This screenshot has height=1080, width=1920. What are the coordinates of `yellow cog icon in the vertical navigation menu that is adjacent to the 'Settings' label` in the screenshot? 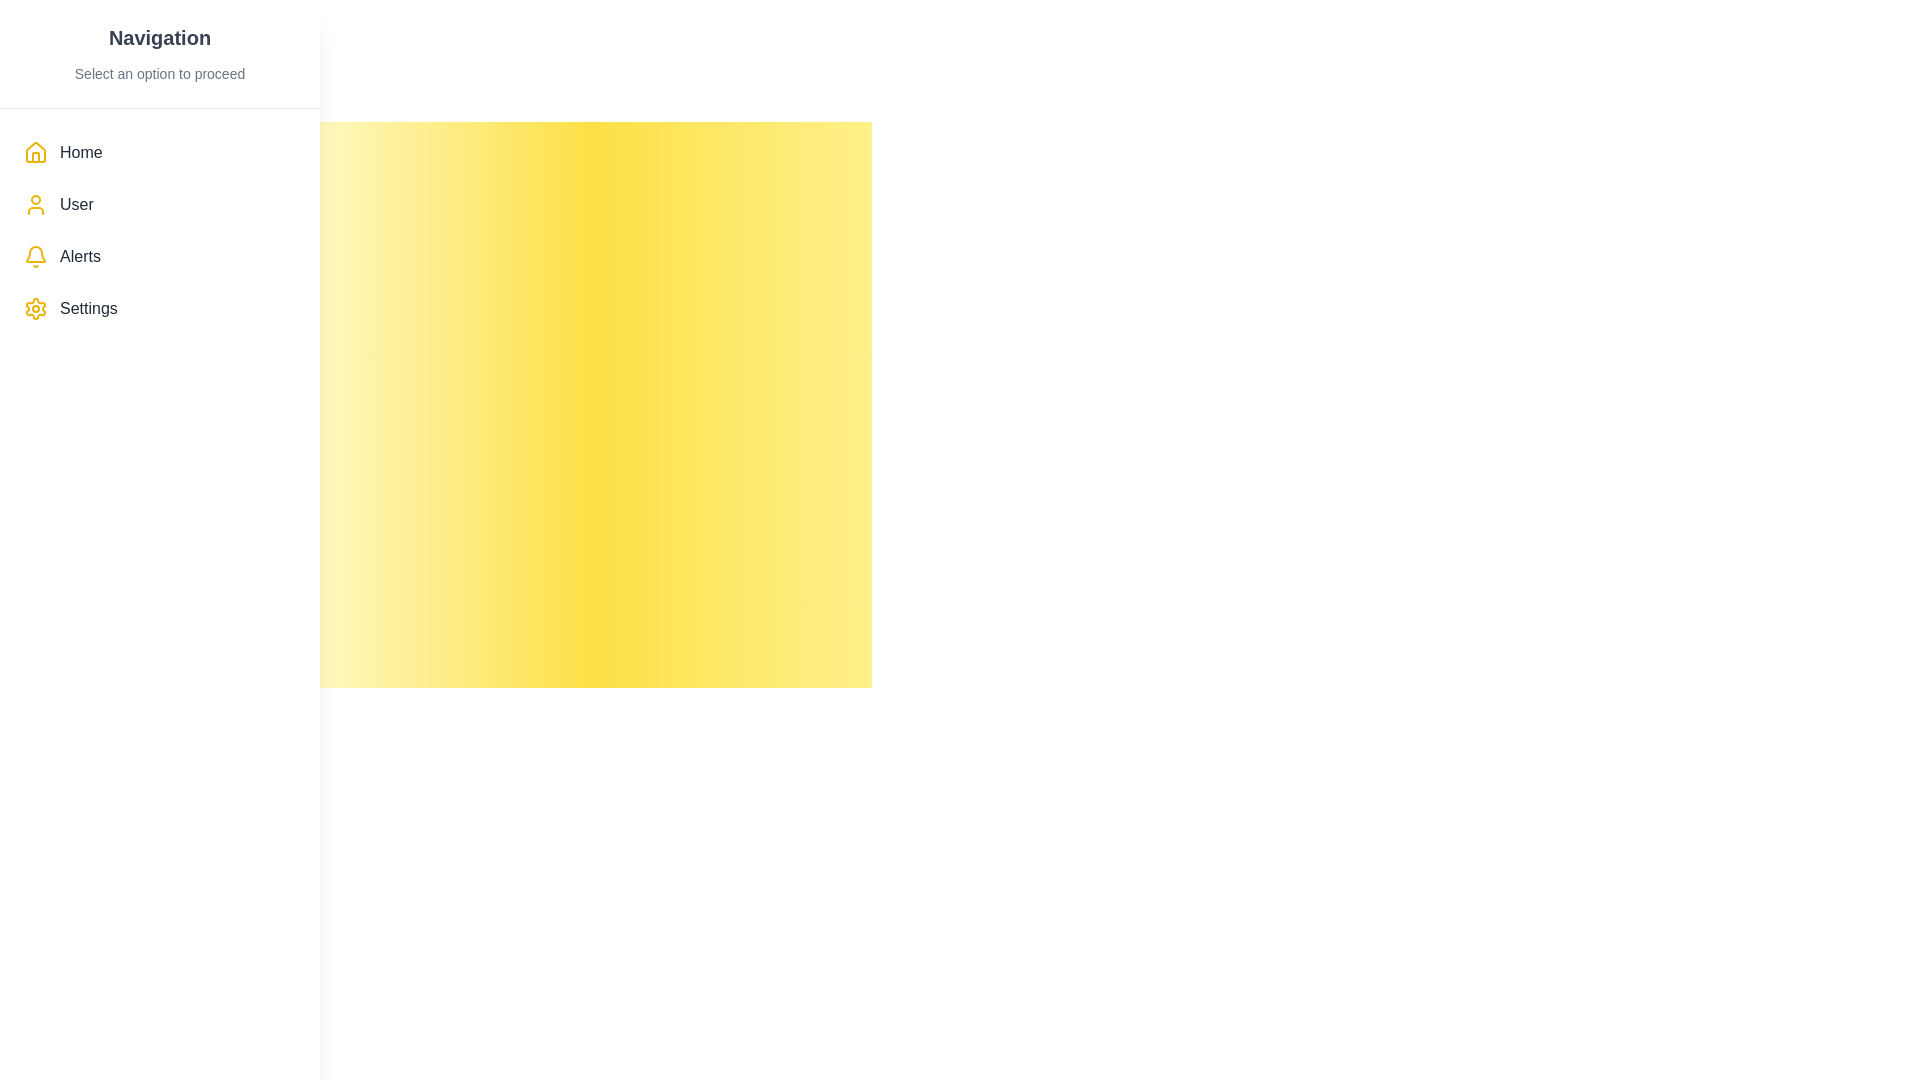 It's located at (35, 308).